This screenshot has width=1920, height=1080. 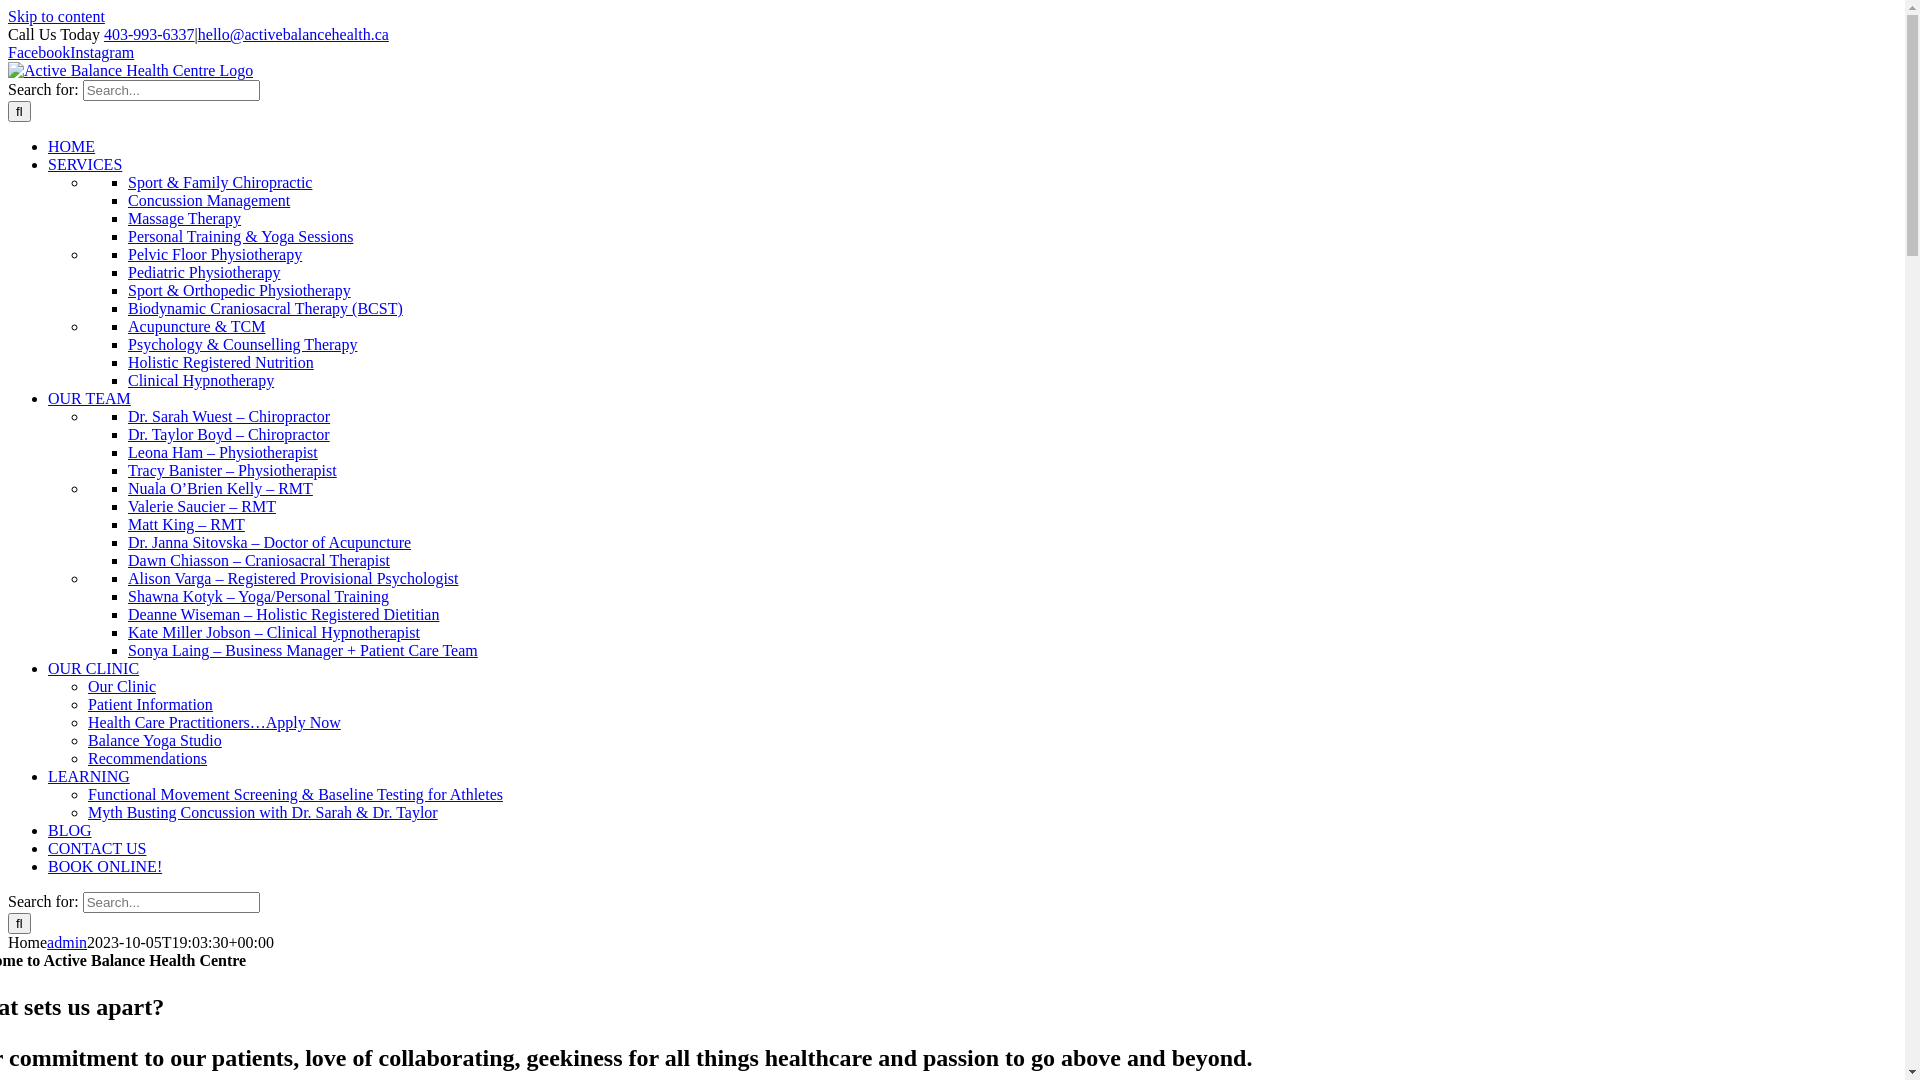 I want to click on 'Personal Training & Yoga Sessions', so click(x=240, y=235).